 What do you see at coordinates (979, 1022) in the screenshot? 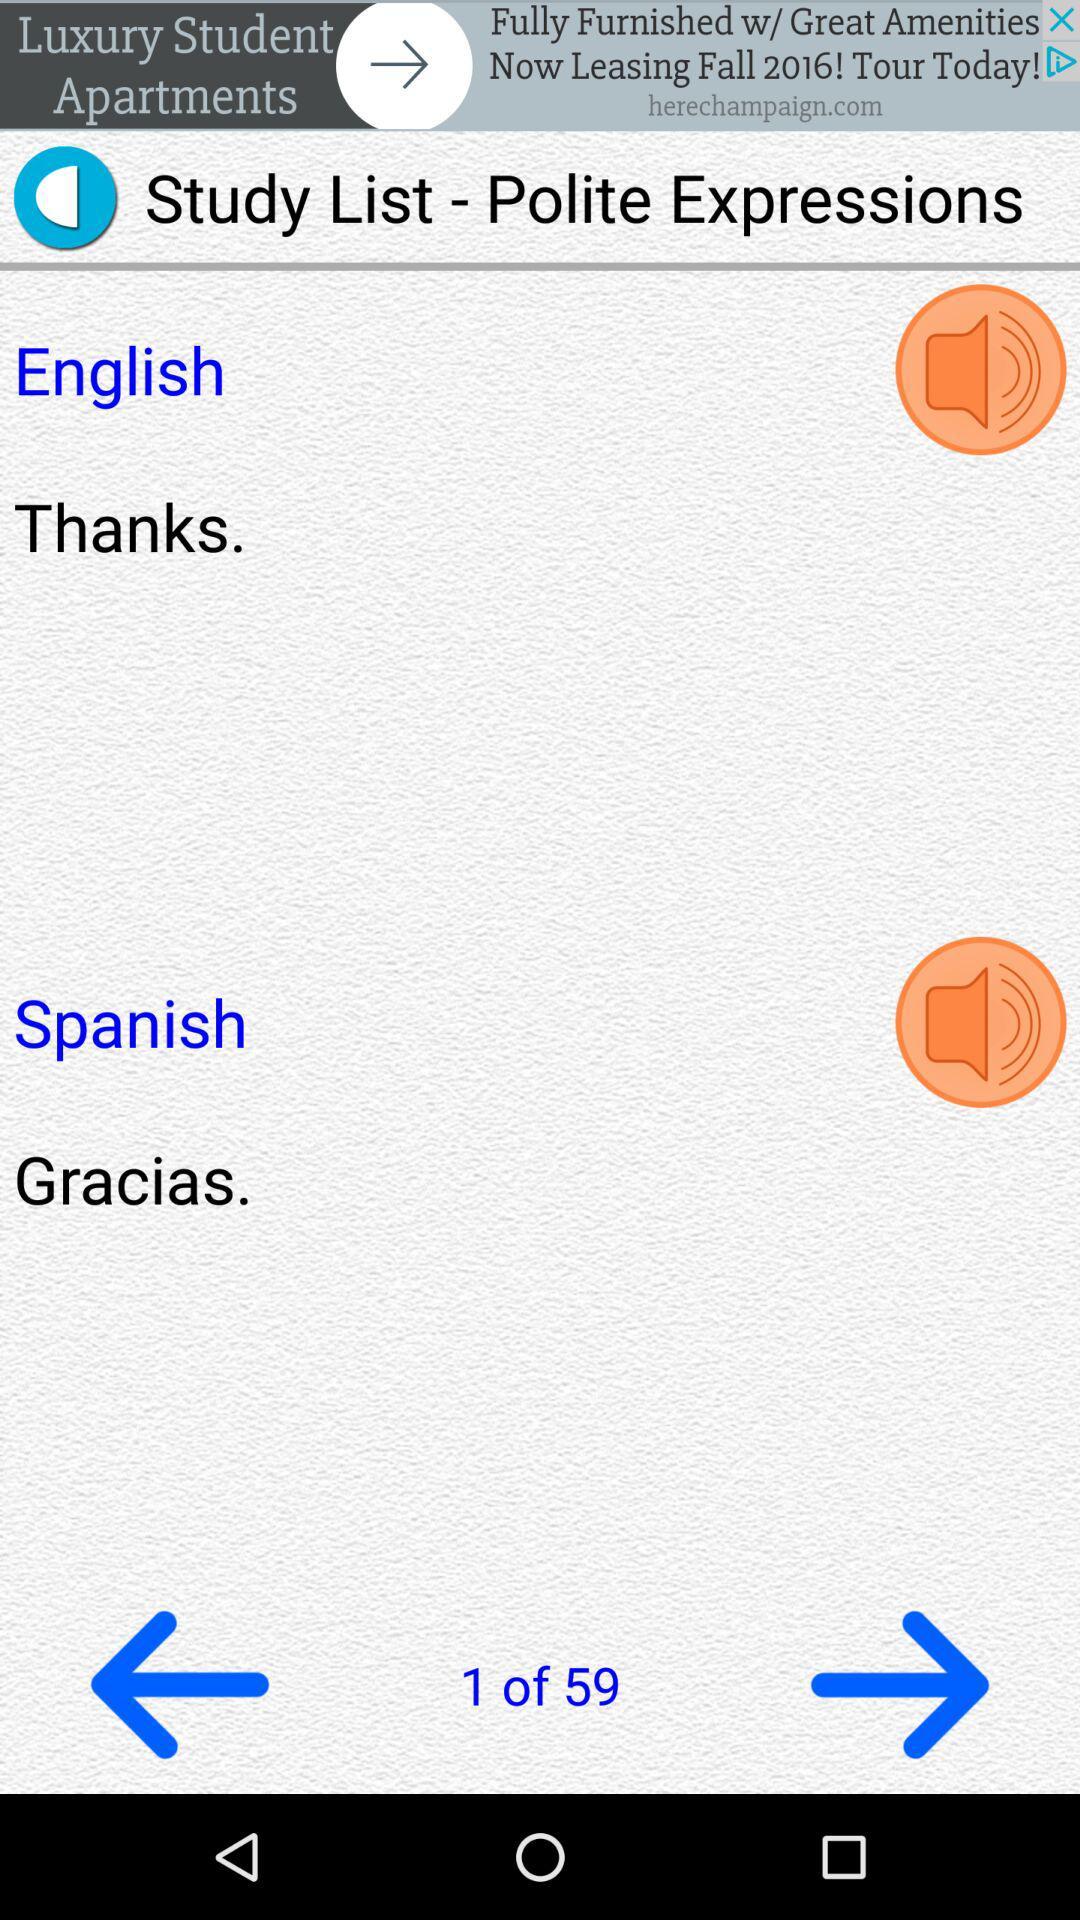
I see `listen to spanish audio` at bounding box center [979, 1022].